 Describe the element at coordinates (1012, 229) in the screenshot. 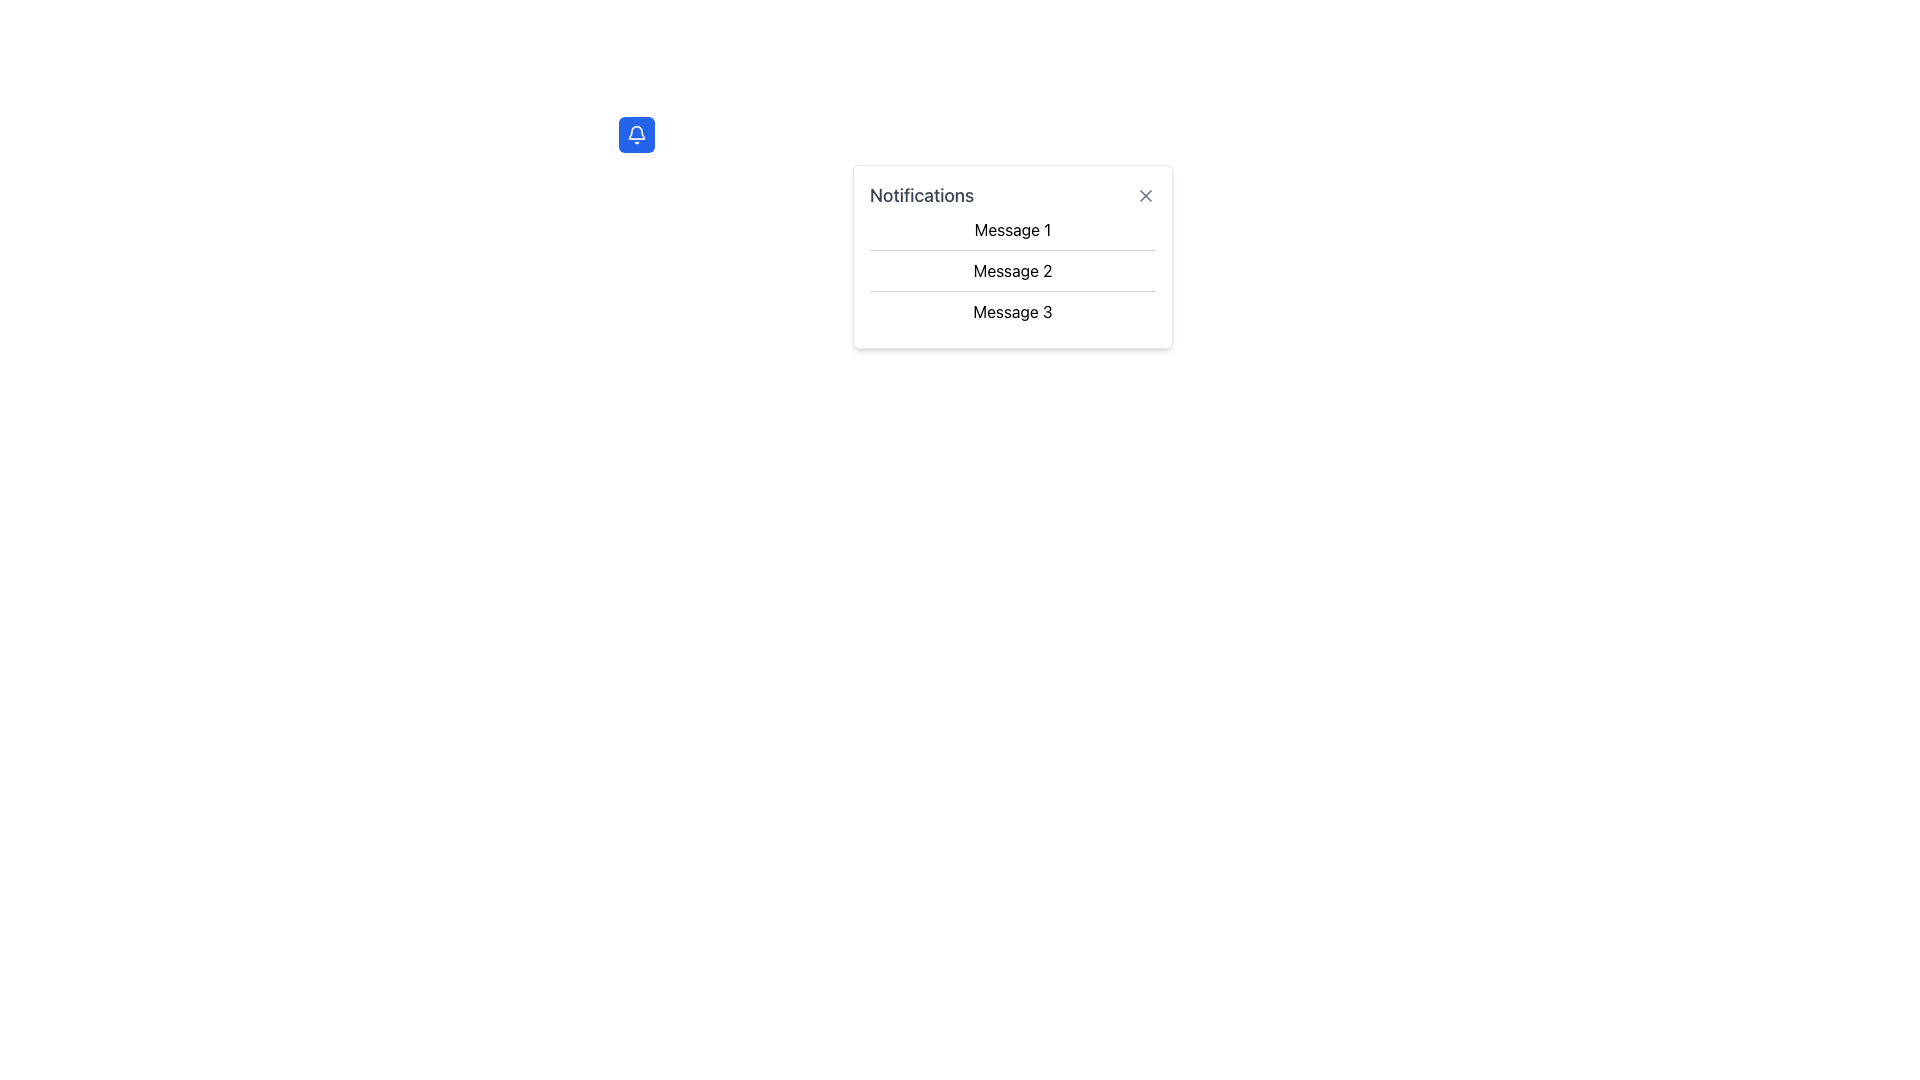

I see `the notification message entry displayed directly below the title 'Notifications' in the notification dropdown` at that location.